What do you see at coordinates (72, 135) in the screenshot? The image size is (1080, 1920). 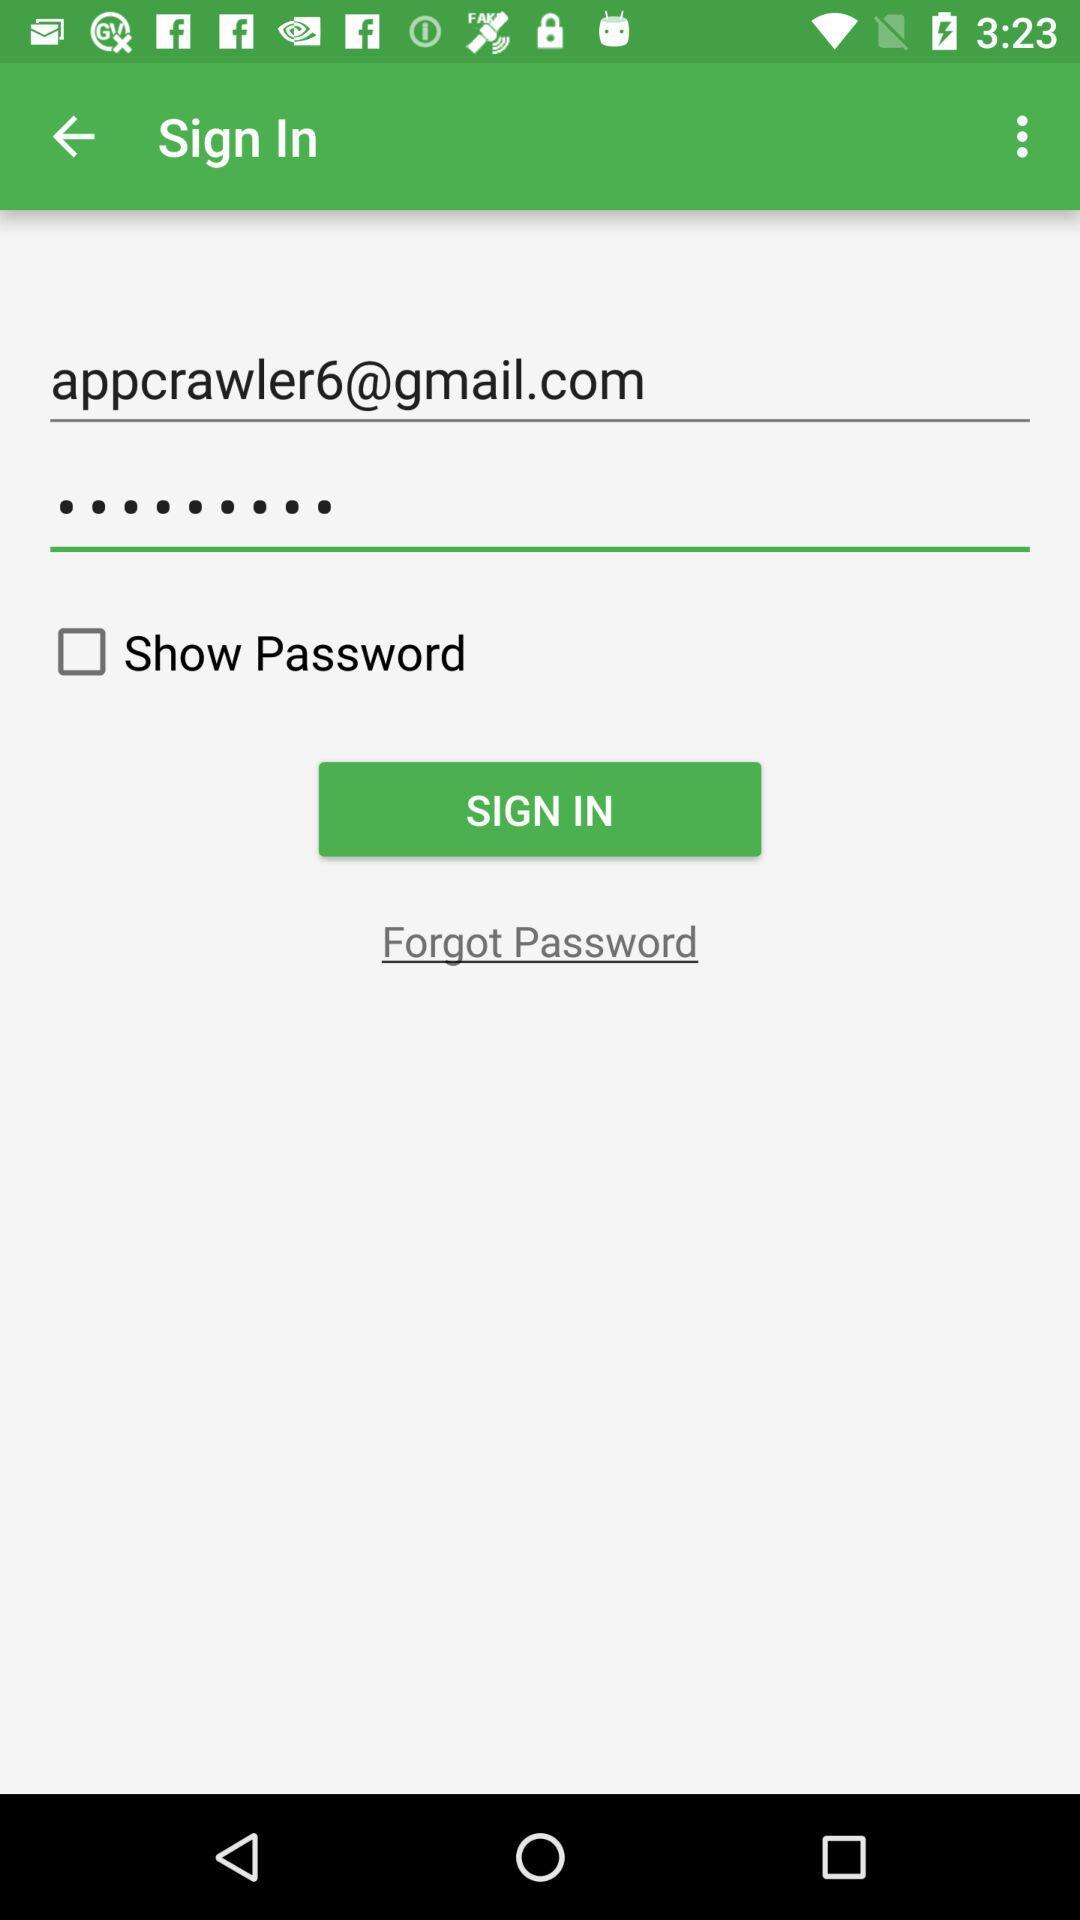 I see `item above the appcrawler6@gmail.com item` at bounding box center [72, 135].